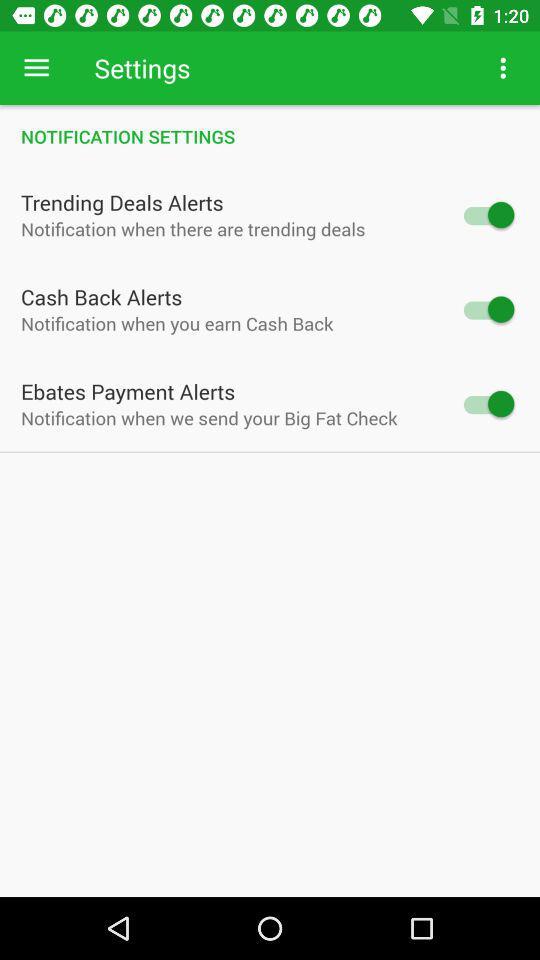  Describe the element at coordinates (36, 68) in the screenshot. I see `app next to settings app` at that location.